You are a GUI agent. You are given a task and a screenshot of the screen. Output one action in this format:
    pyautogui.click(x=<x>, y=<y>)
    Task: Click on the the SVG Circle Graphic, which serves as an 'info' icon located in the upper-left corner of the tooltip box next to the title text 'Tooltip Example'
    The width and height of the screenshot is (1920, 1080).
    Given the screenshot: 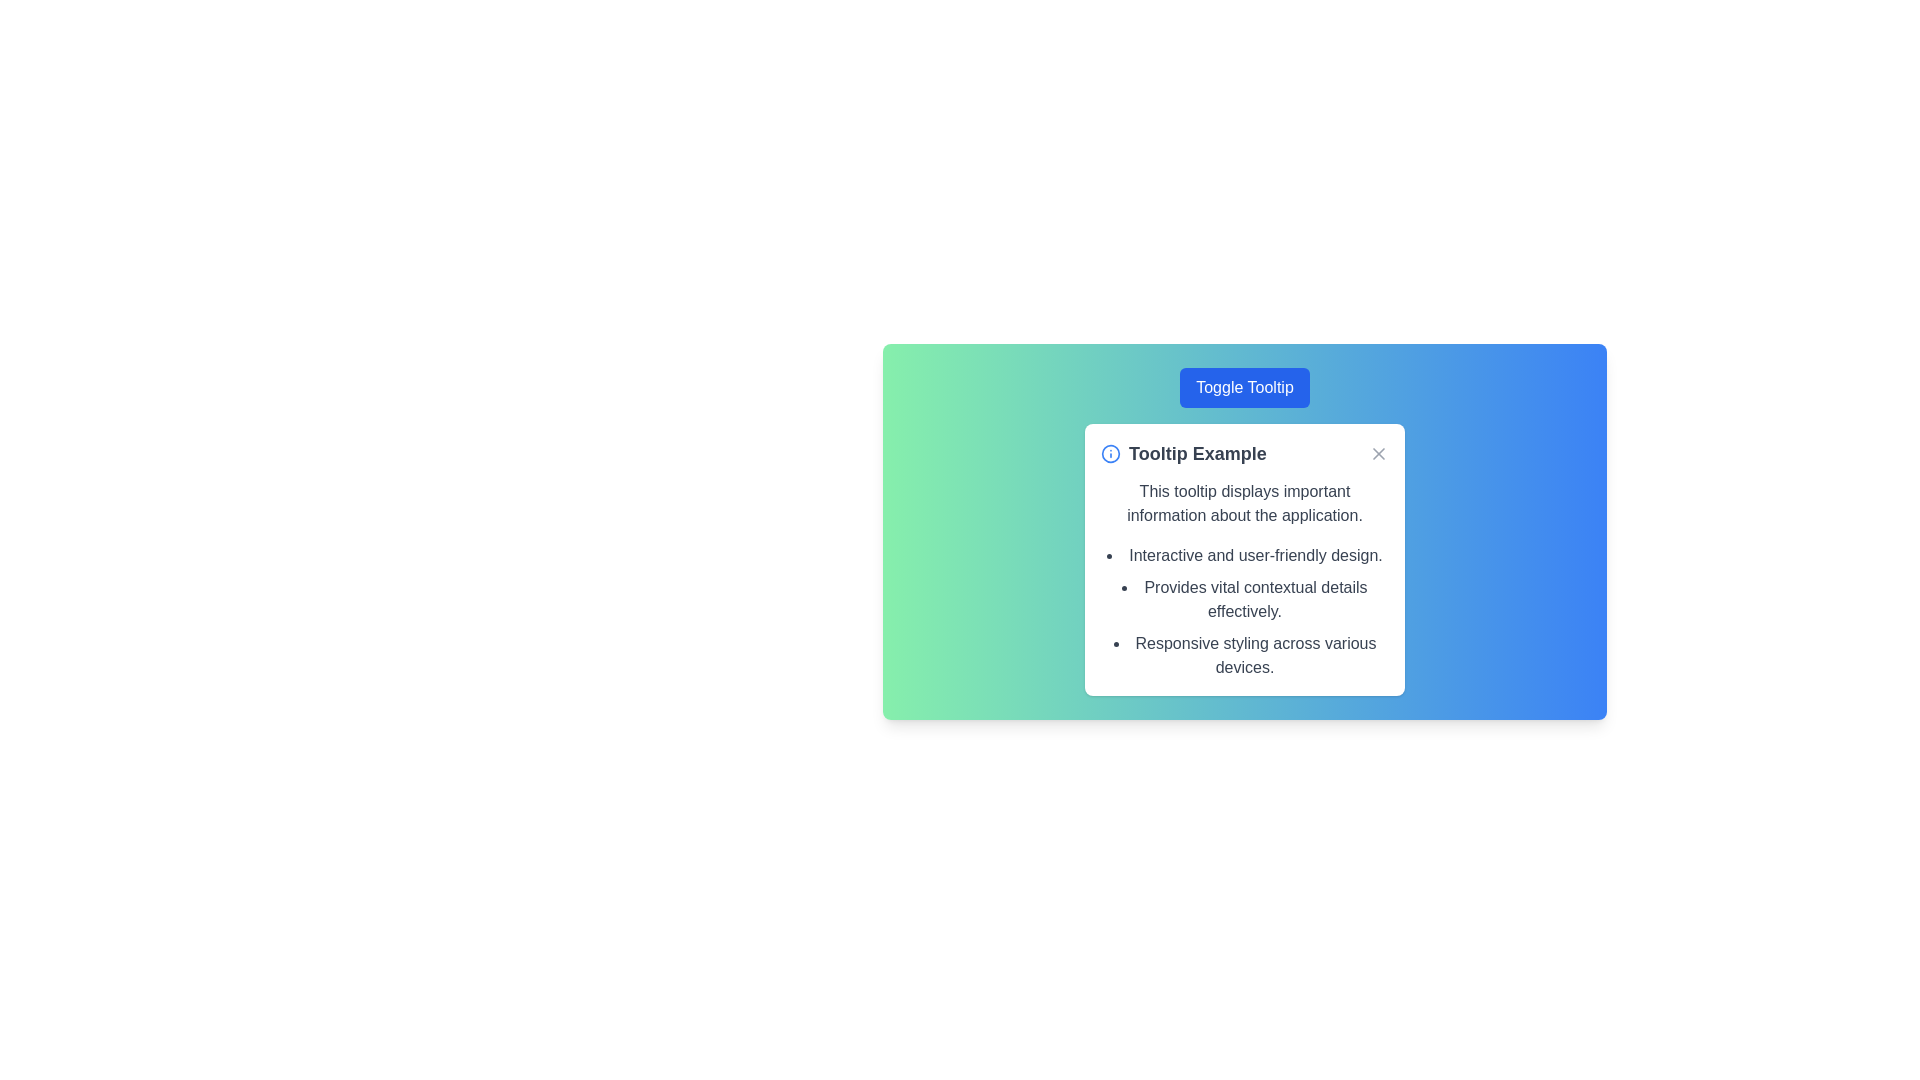 What is the action you would take?
    pyautogui.click(x=1109, y=454)
    